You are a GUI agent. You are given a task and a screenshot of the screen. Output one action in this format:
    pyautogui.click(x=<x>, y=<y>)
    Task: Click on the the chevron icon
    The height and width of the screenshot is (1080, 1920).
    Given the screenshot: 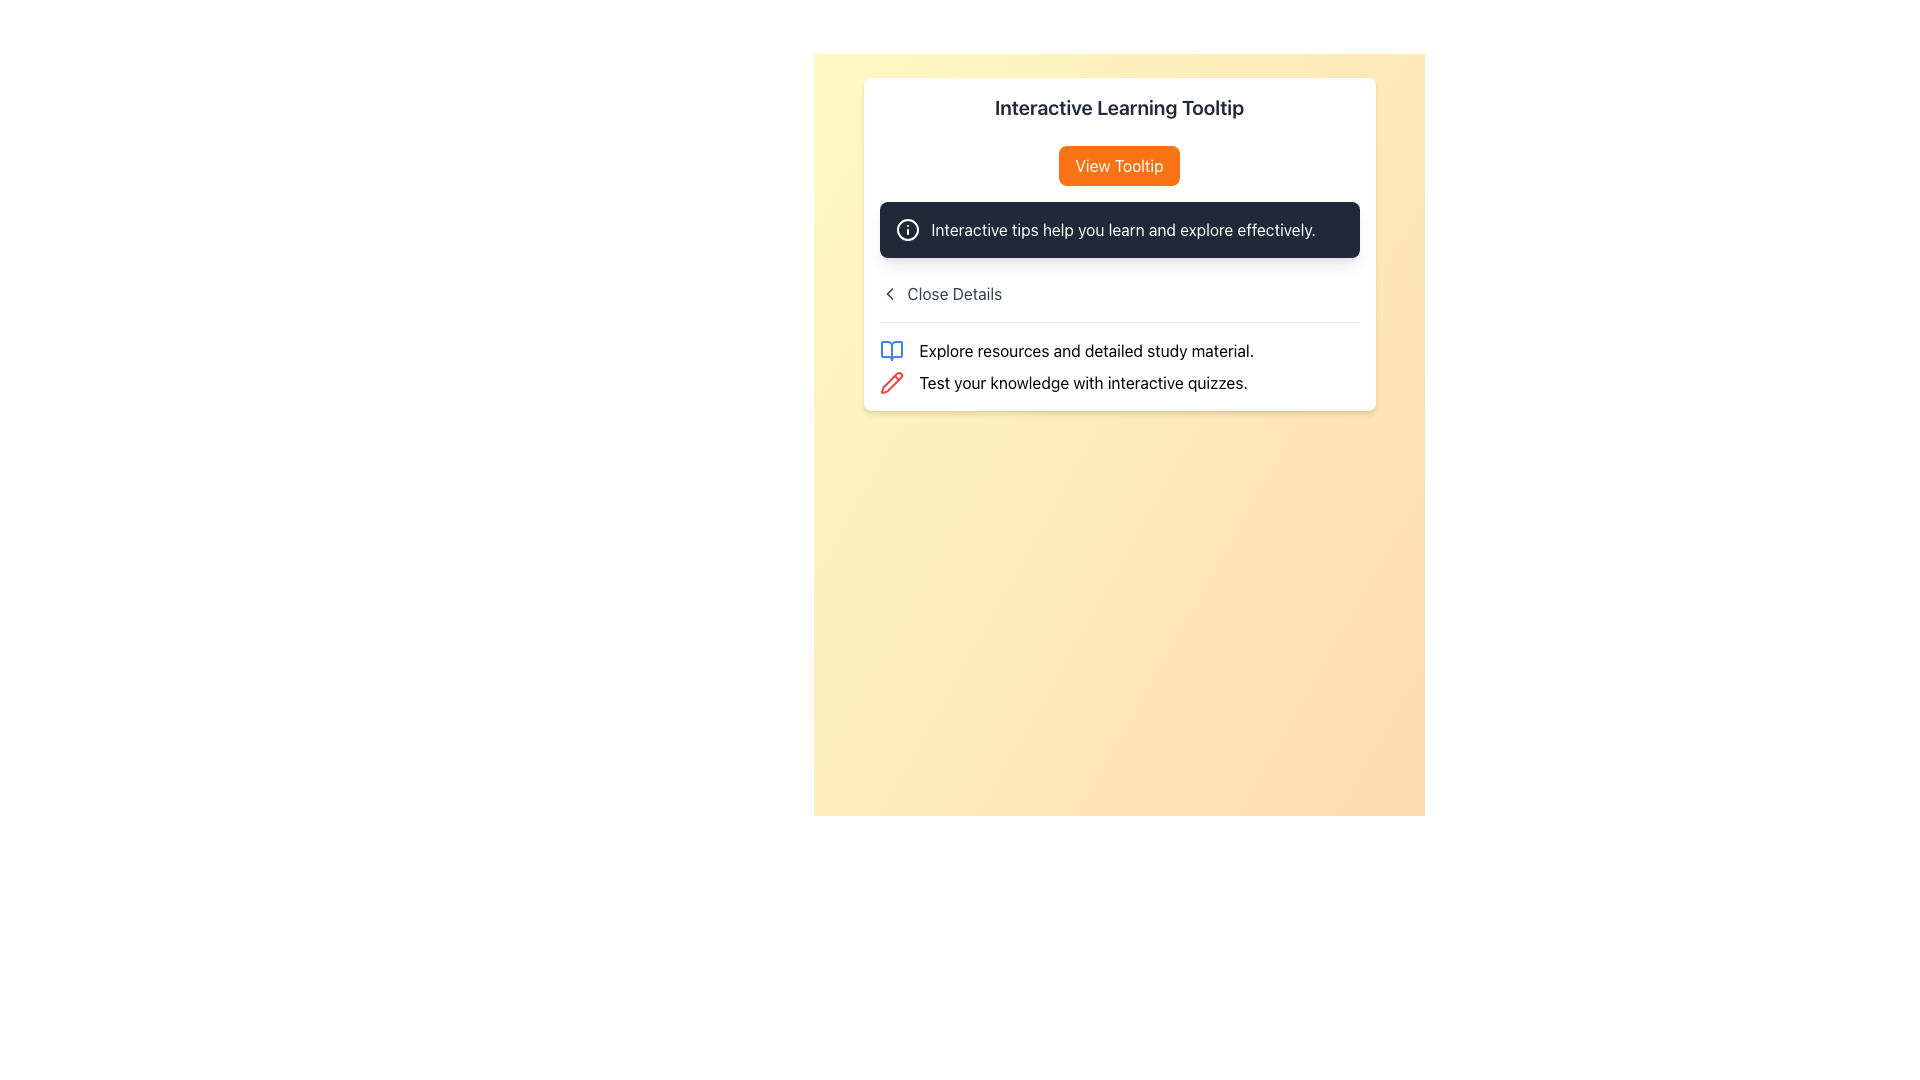 What is the action you would take?
    pyautogui.click(x=888, y=293)
    